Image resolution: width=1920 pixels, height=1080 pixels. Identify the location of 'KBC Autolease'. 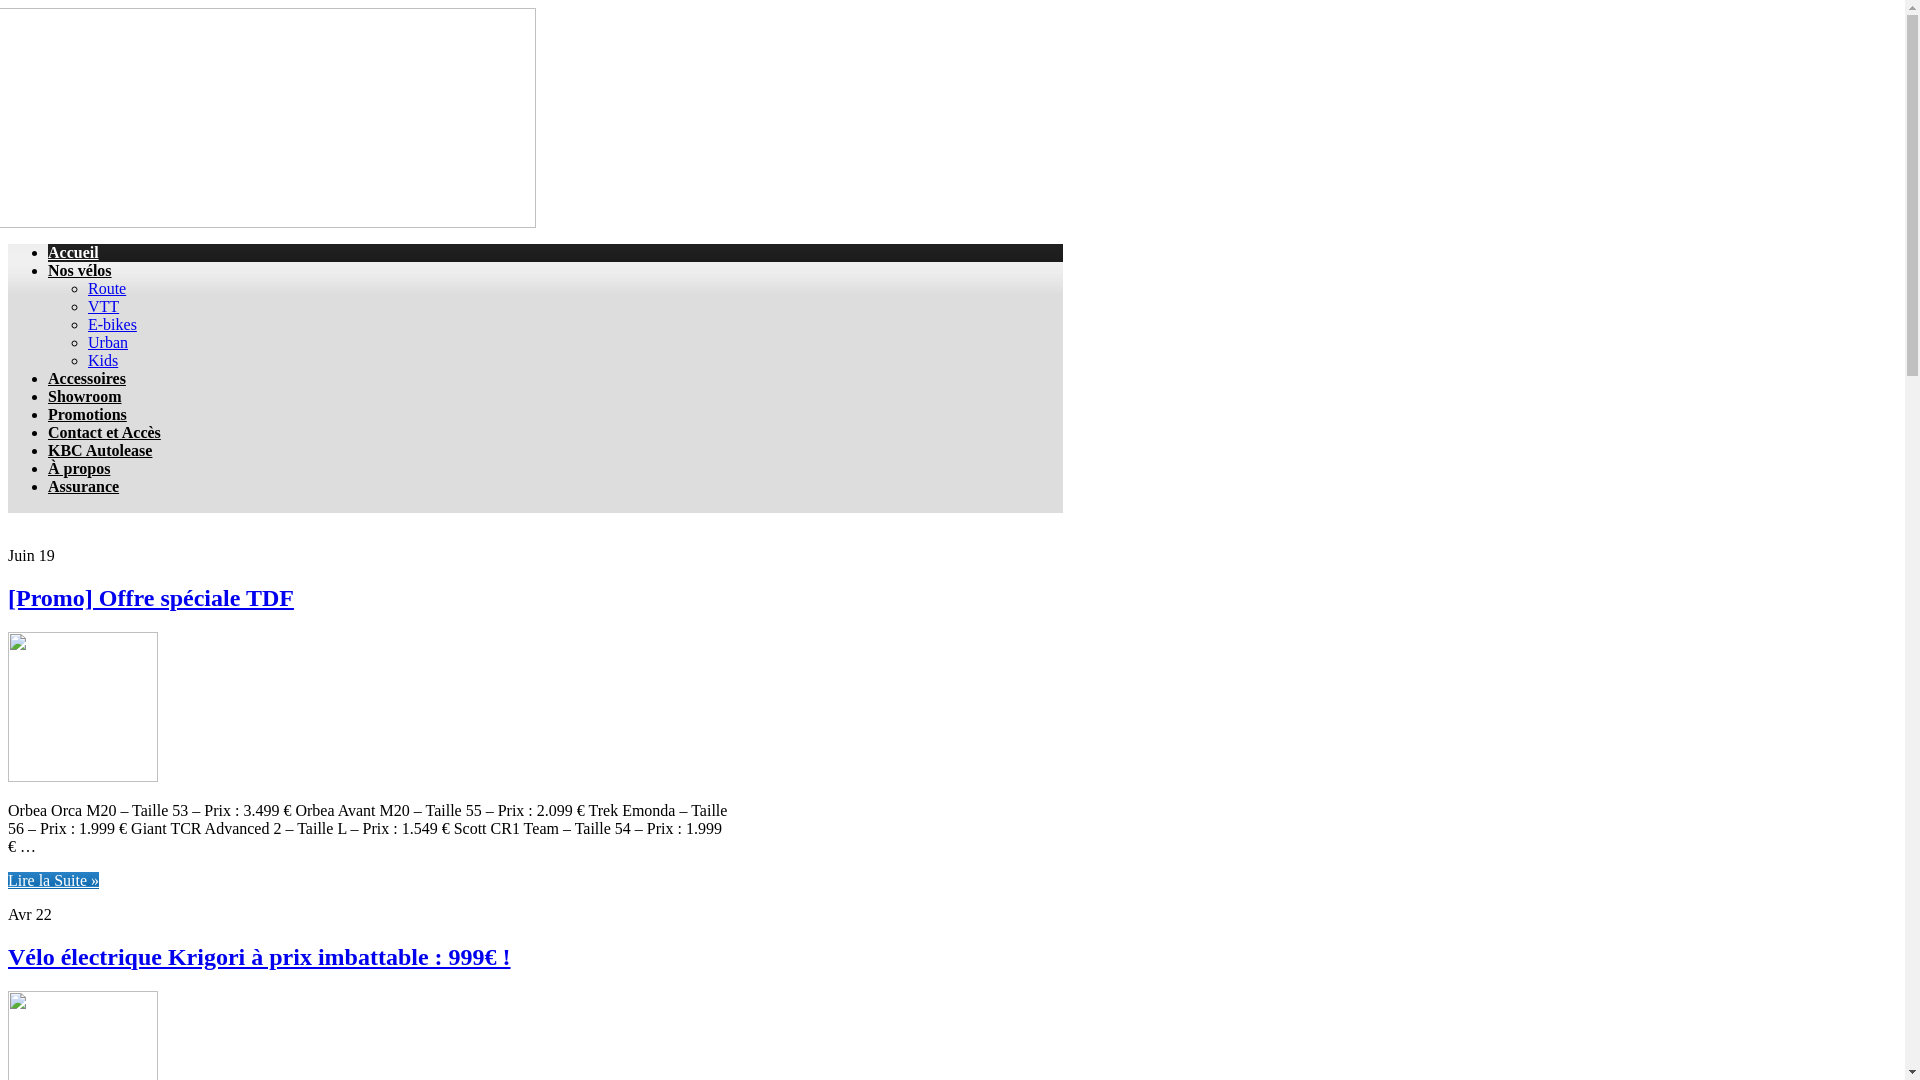
(99, 450).